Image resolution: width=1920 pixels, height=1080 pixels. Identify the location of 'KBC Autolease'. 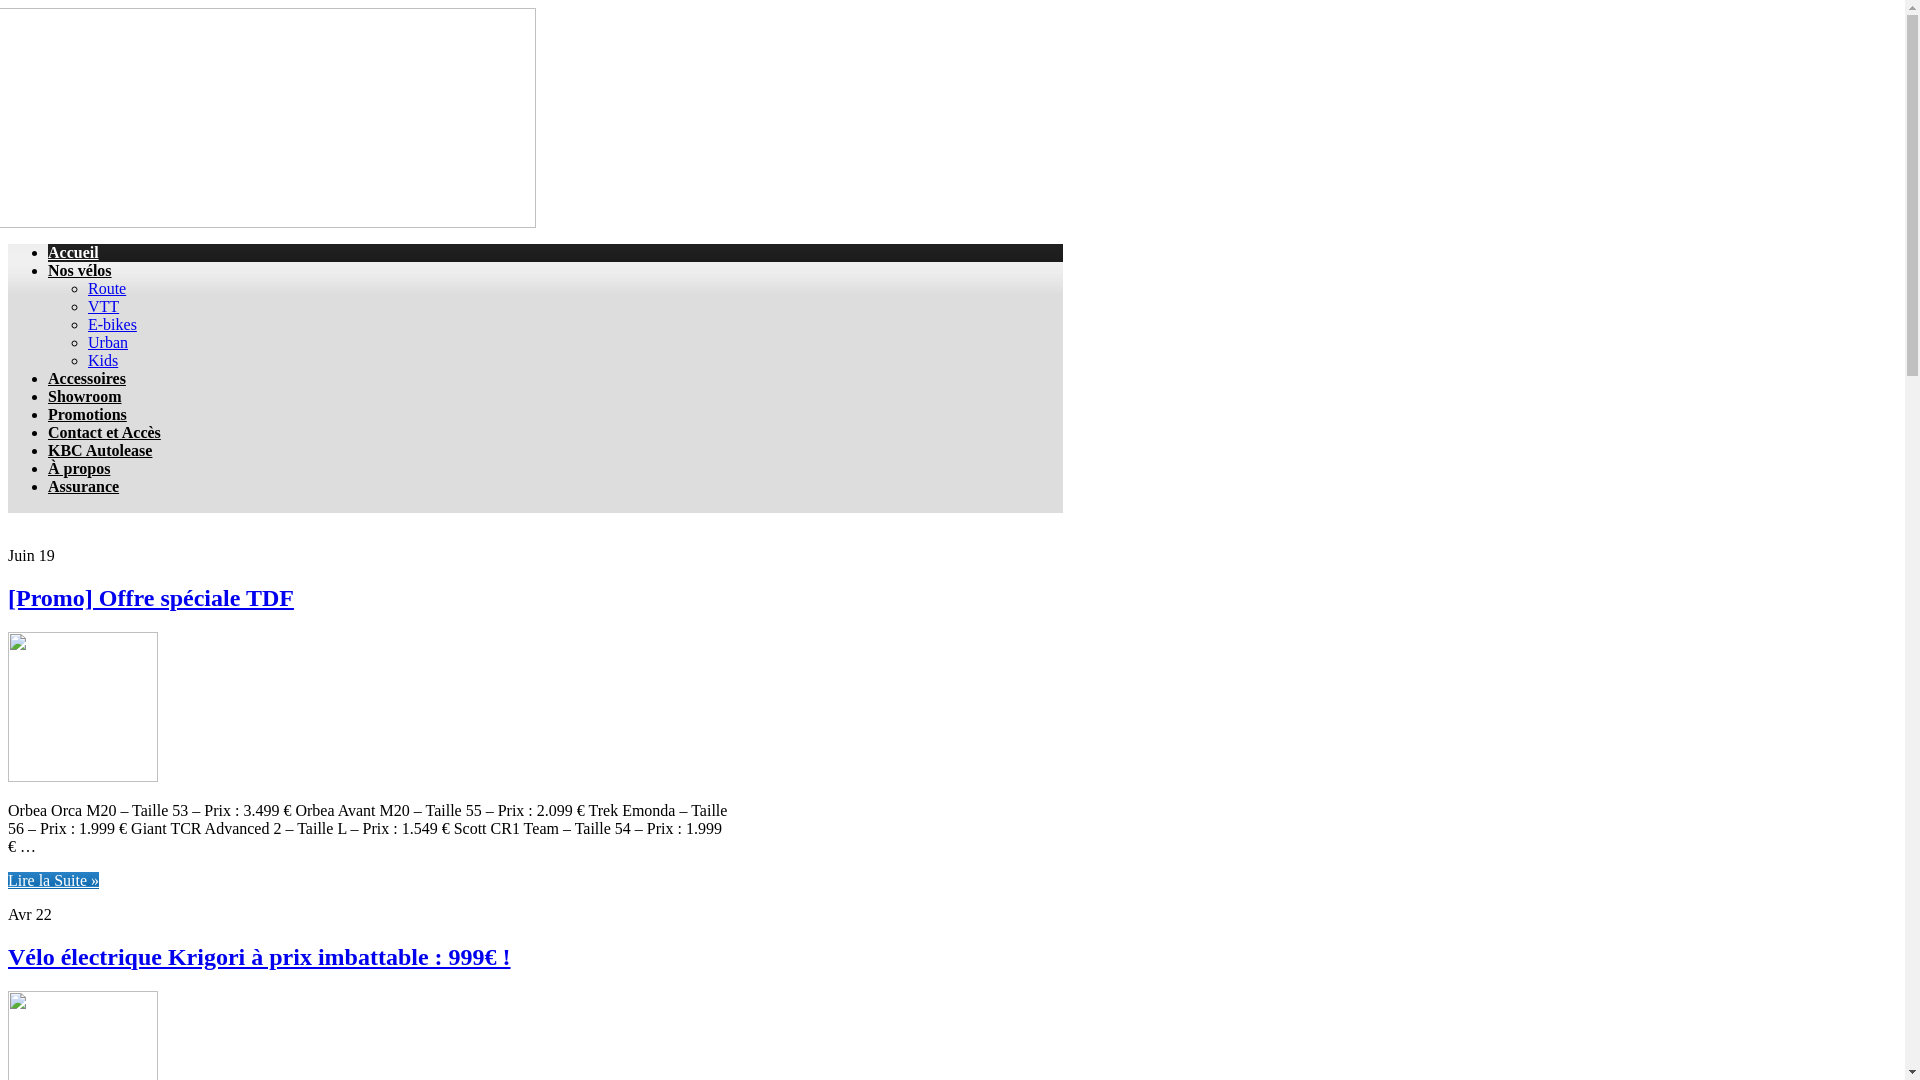
(99, 450).